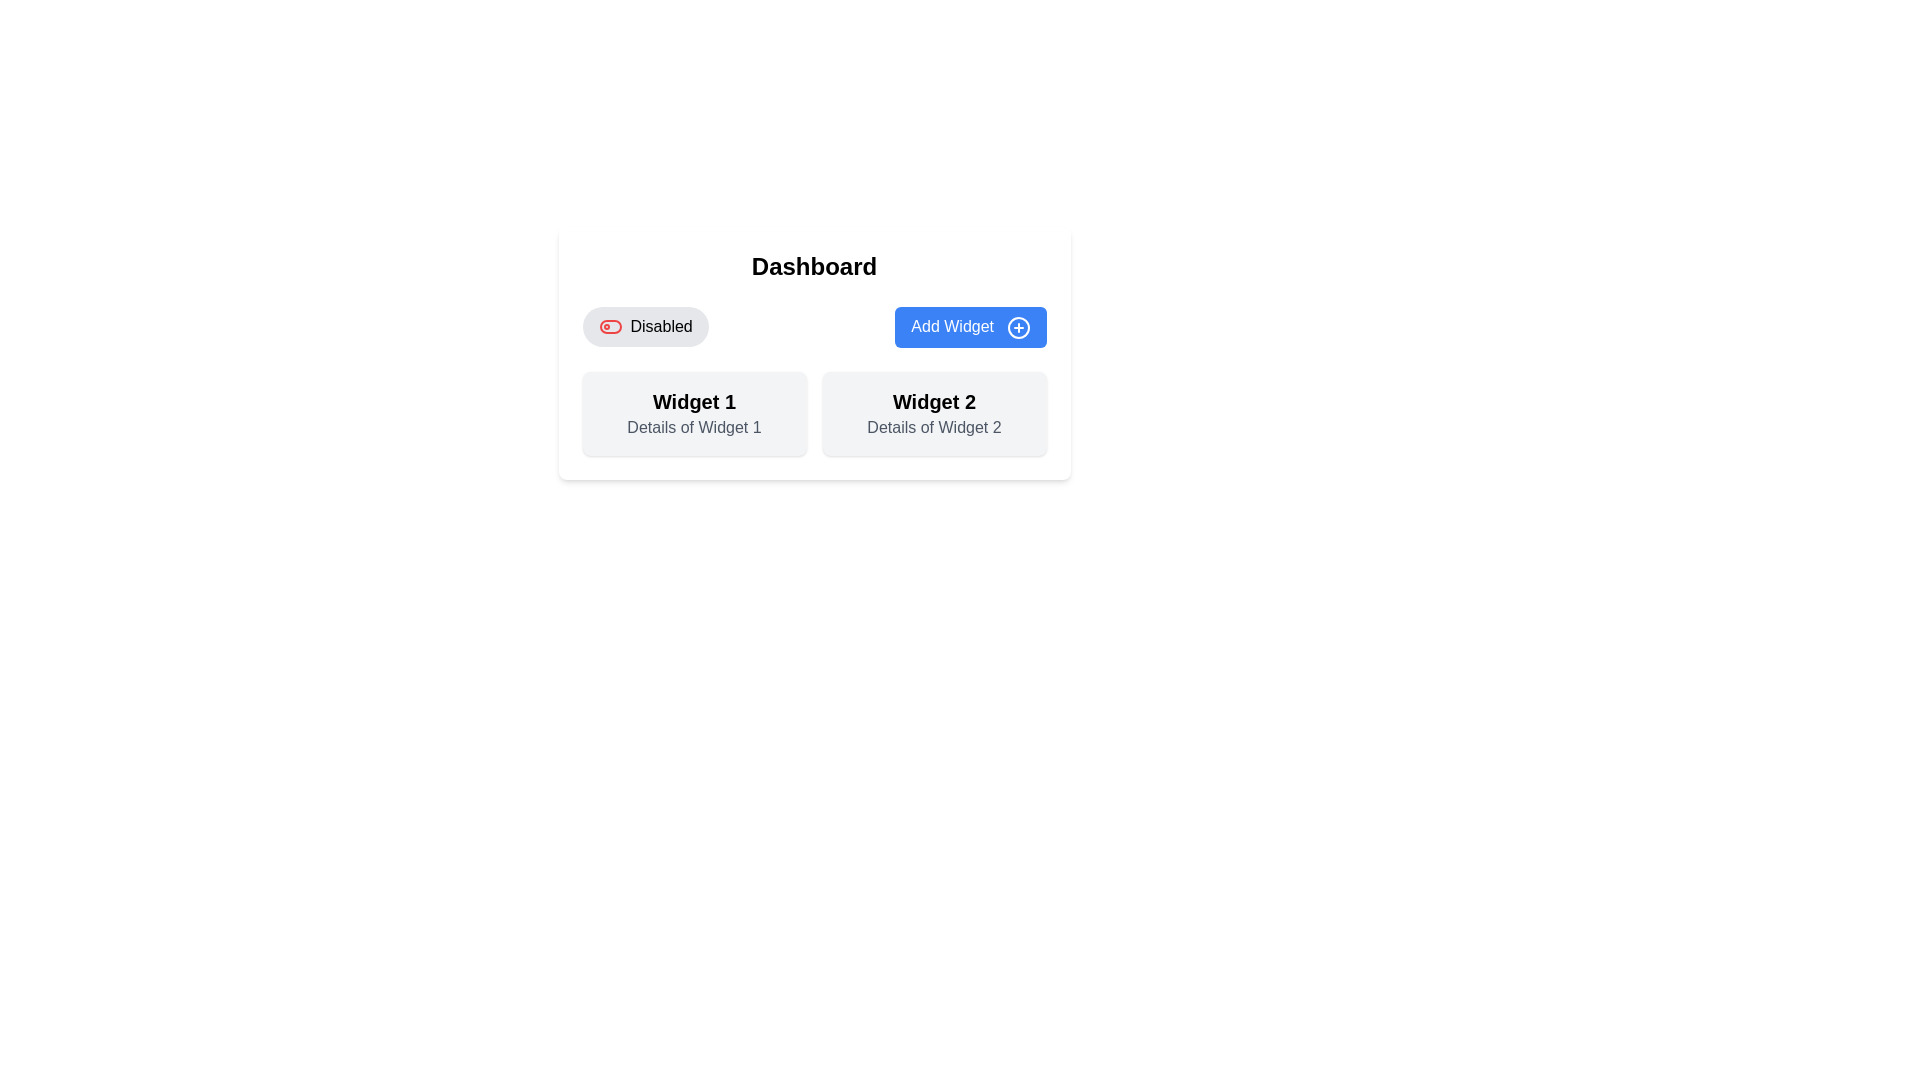 Image resolution: width=1920 pixels, height=1080 pixels. Describe the element at coordinates (1018, 326) in the screenshot. I see `the circular SVG element that represents a plus sign within the blue 'Add Widget' button` at that location.